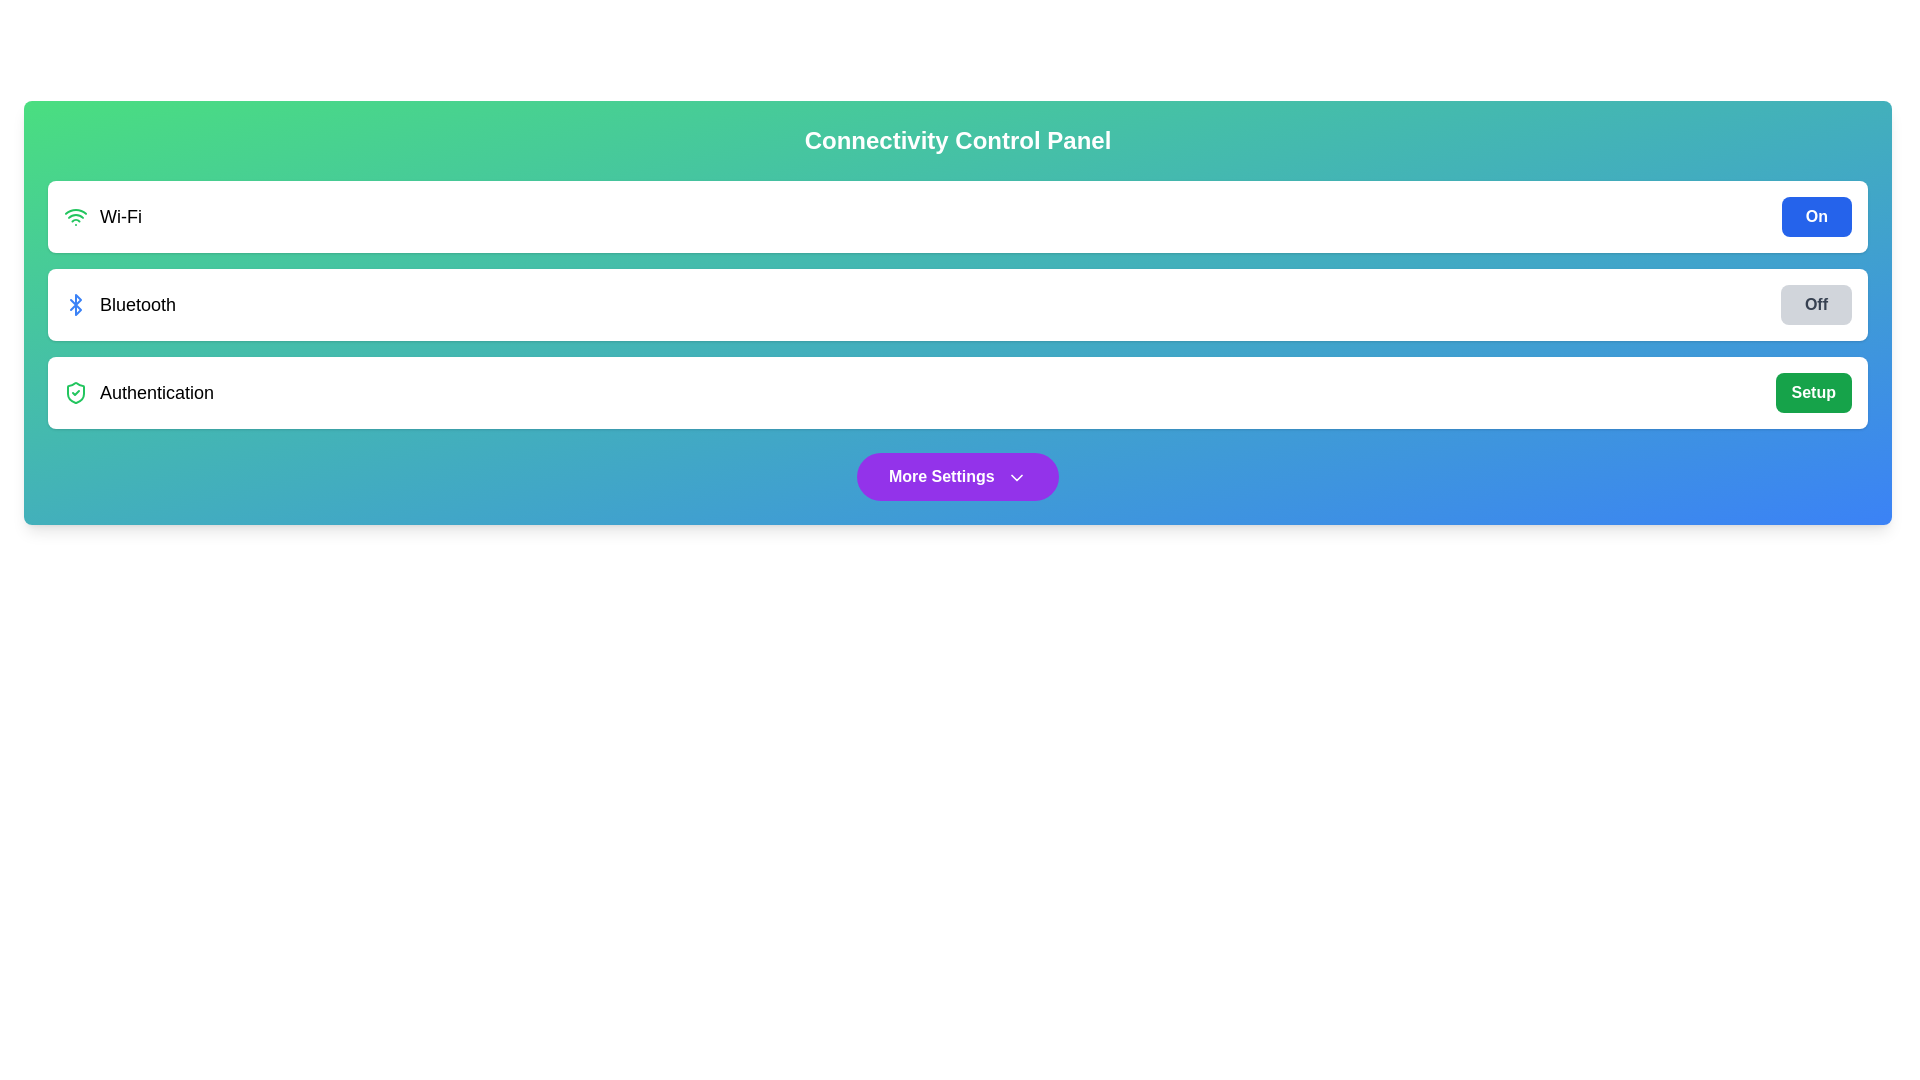 The height and width of the screenshot is (1080, 1920). I want to click on the interactive settings button located at the bottom of the card-like section to trigger visual feedback, so click(957, 477).